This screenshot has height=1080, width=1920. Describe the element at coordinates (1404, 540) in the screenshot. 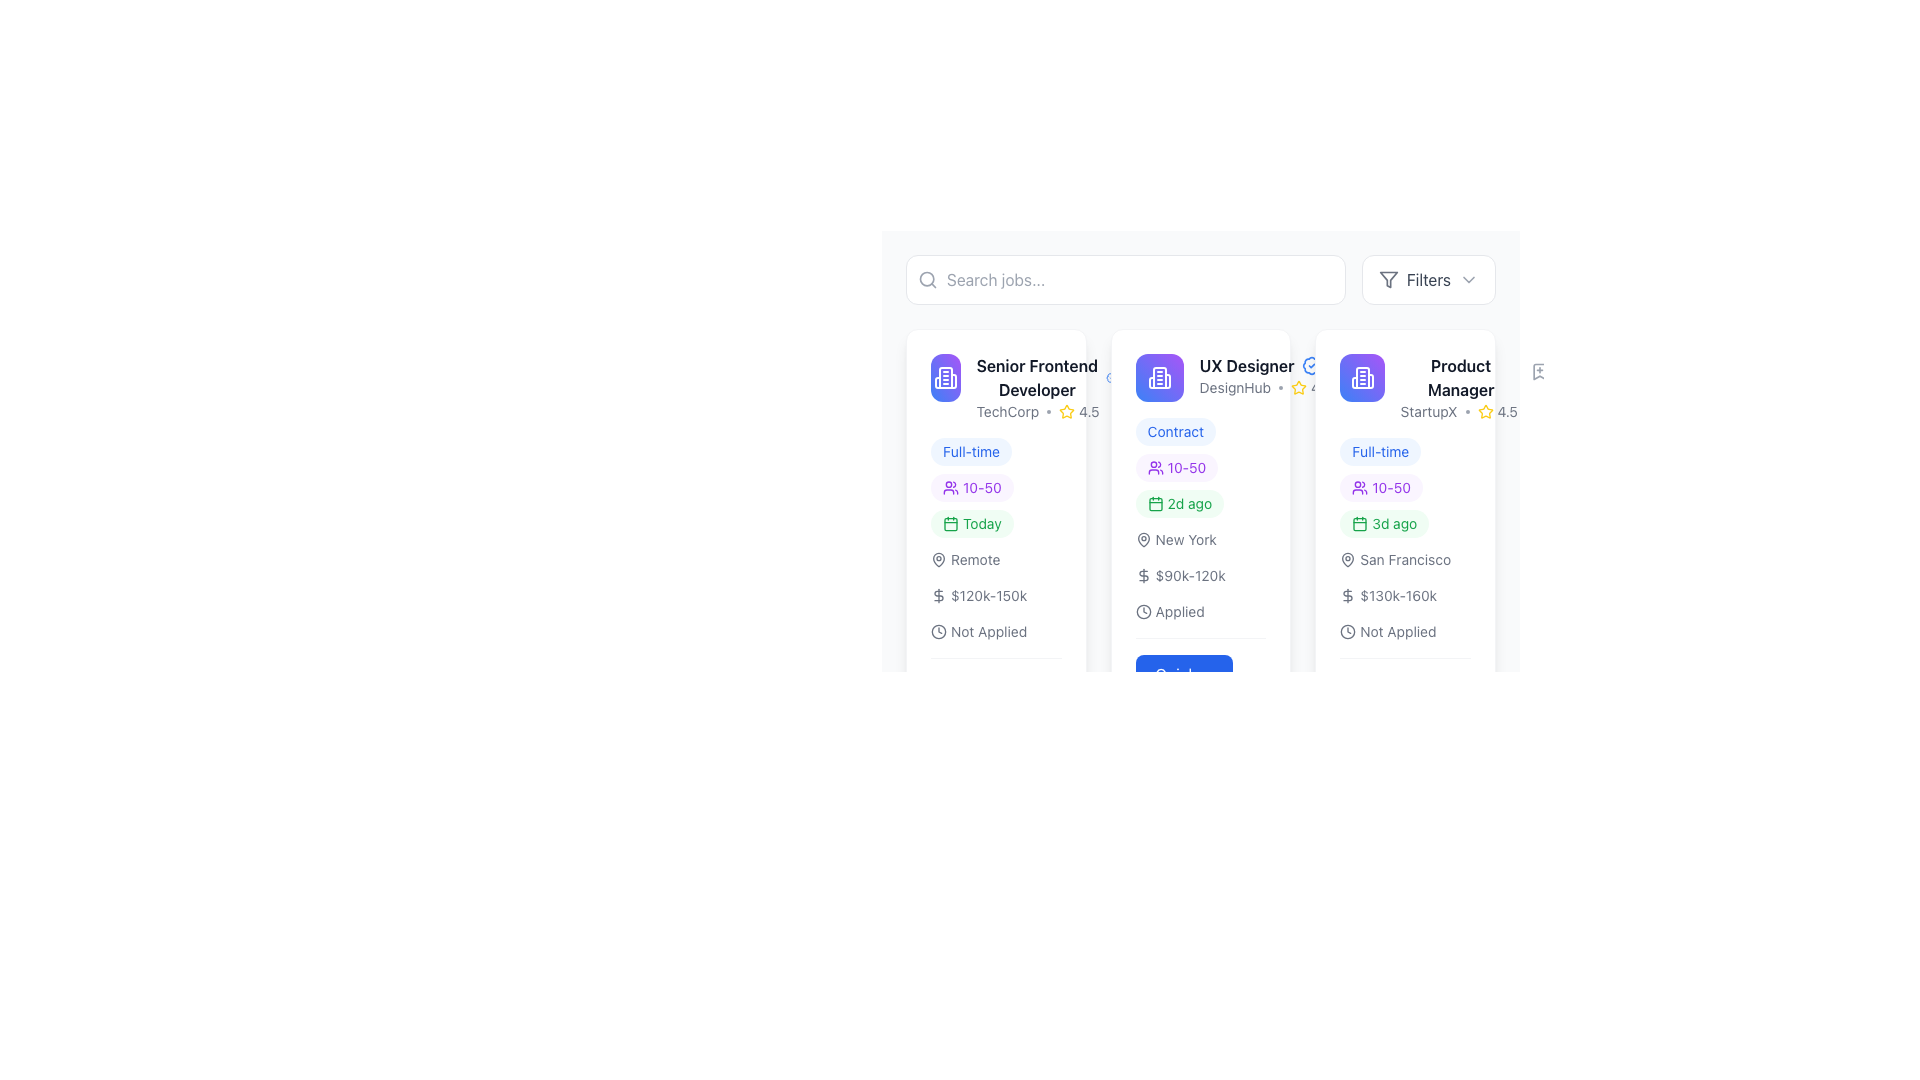

I see `job attributes displayed in the job card labeled 'Product Manager', which includes employment type, company size, location, and salary` at that location.